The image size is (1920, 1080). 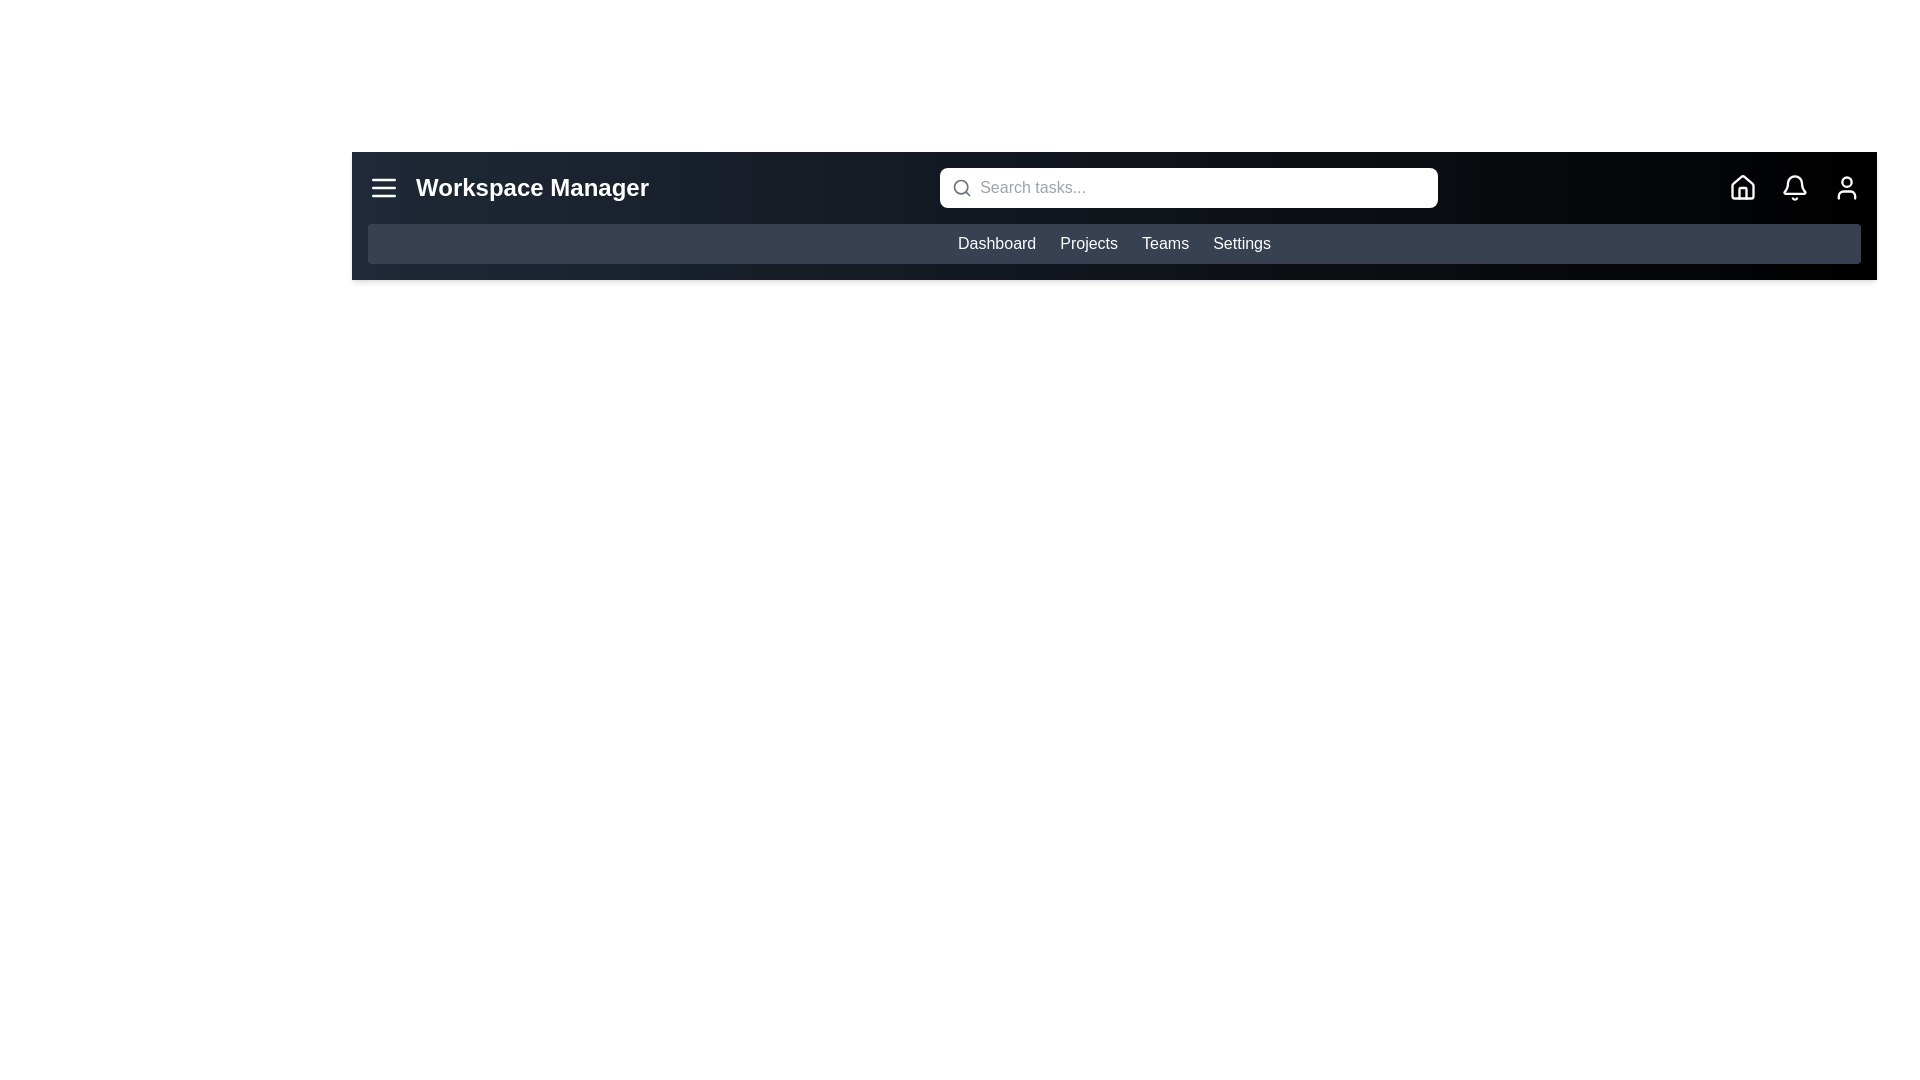 I want to click on the menu button to toggle the menu visibility, so click(x=384, y=188).